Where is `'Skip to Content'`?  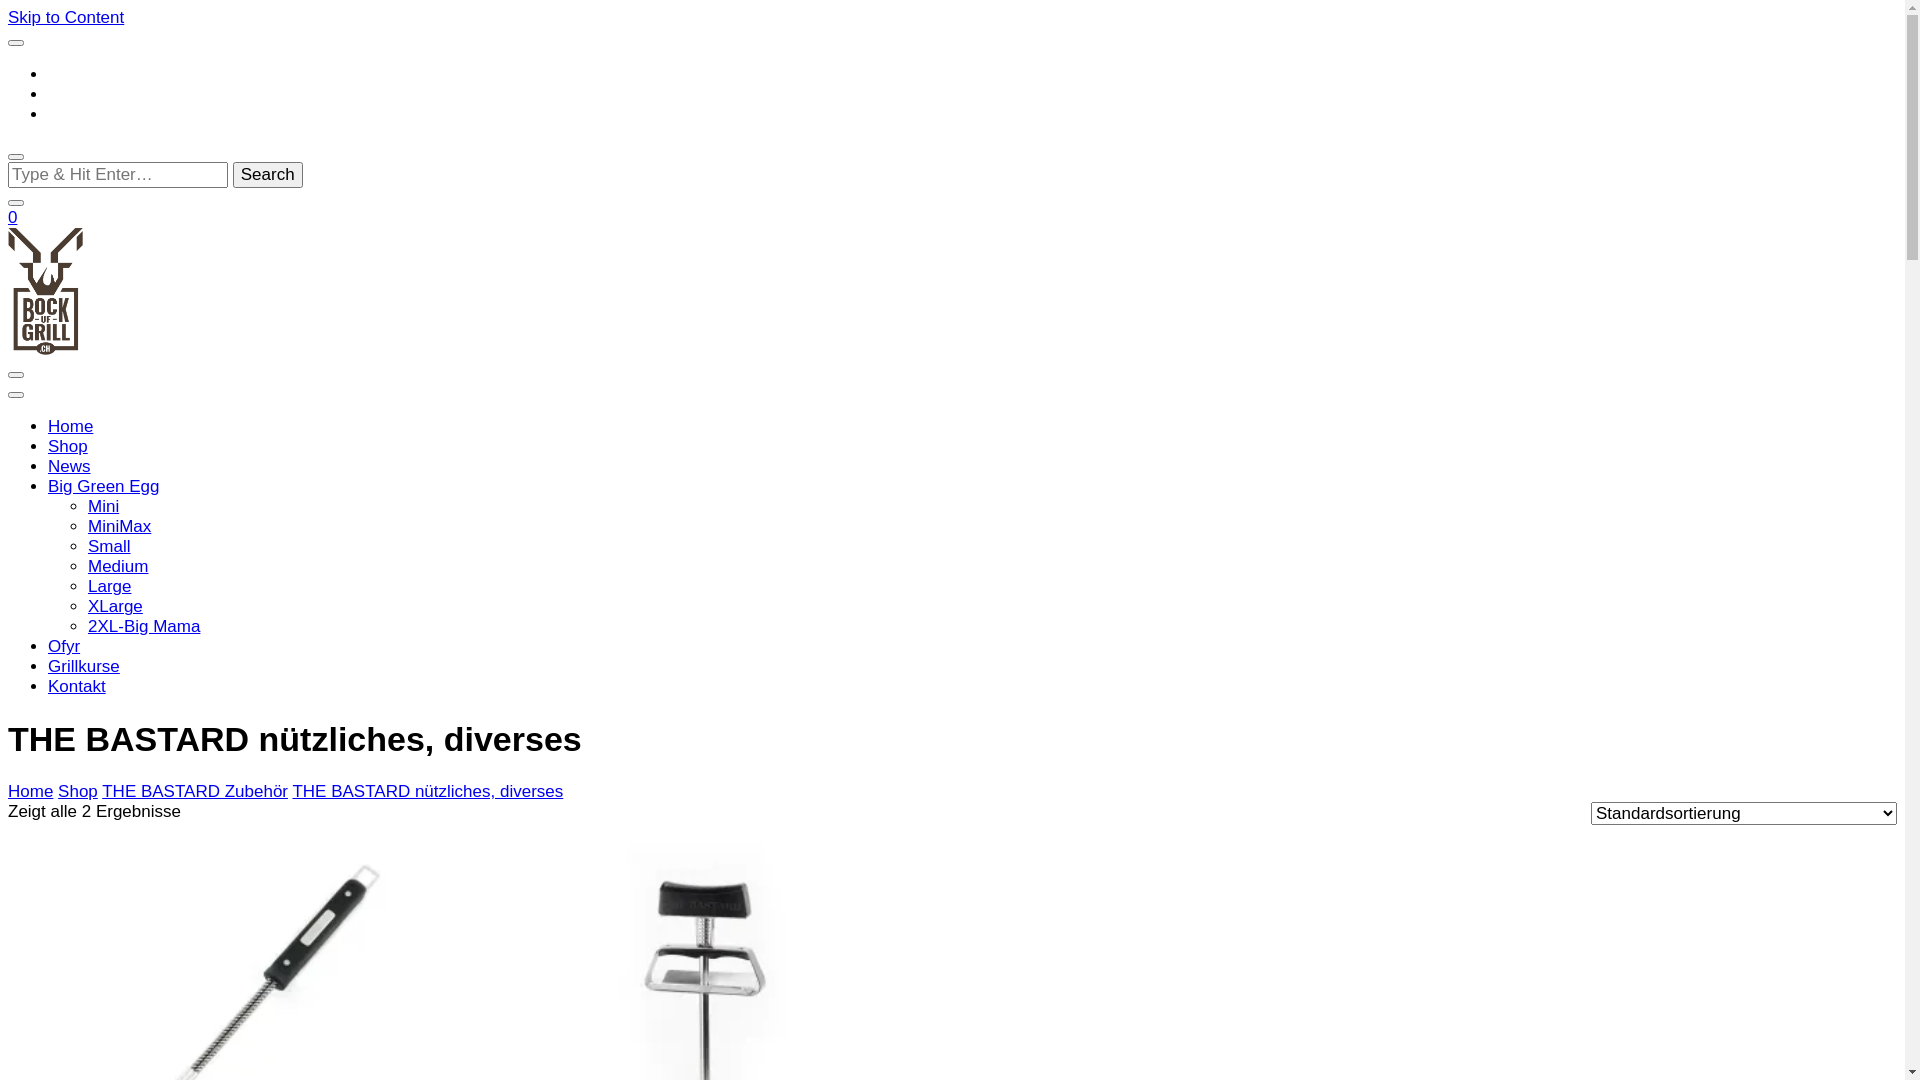 'Skip to Content' is located at coordinates (66, 17).